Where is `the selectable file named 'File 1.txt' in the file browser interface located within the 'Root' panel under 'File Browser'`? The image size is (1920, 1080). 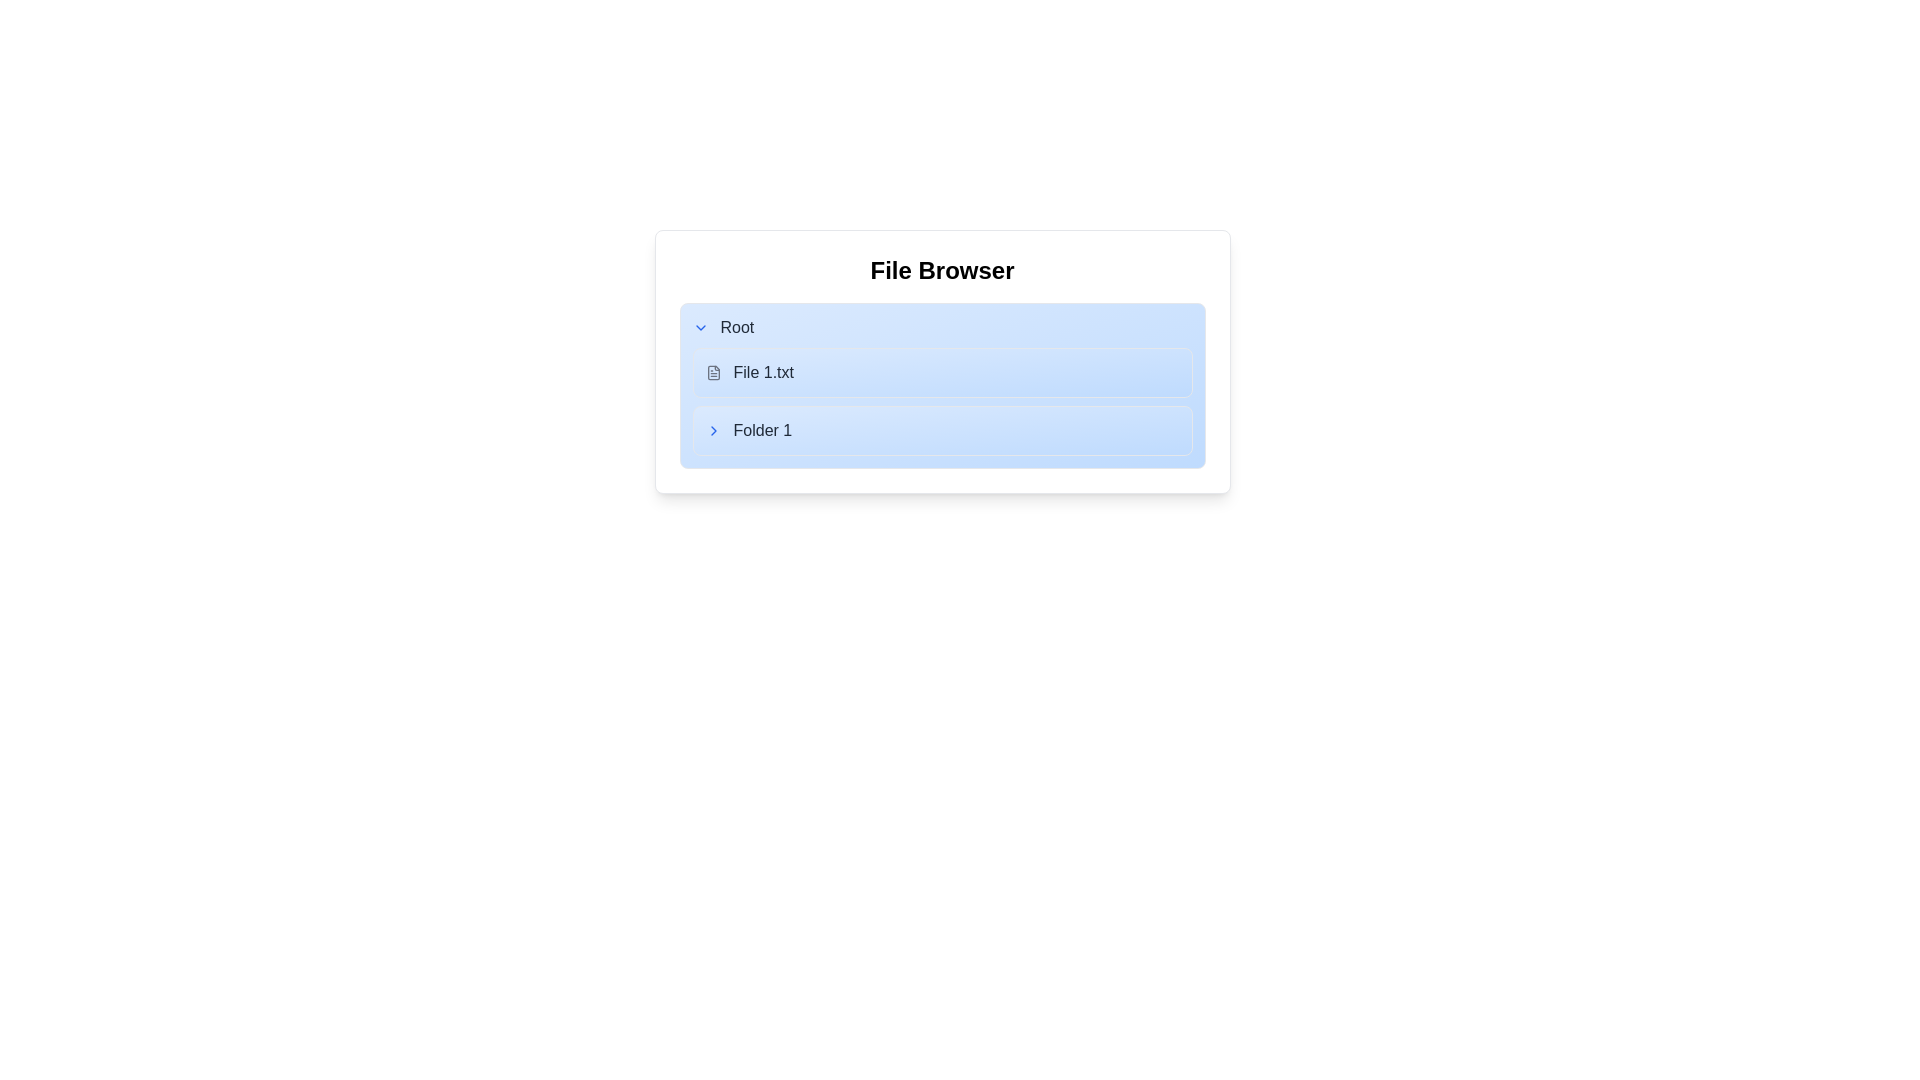 the selectable file named 'File 1.txt' in the file browser interface located within the 'Root' panel under 'File Browser' is located at coordinates (941, 373).